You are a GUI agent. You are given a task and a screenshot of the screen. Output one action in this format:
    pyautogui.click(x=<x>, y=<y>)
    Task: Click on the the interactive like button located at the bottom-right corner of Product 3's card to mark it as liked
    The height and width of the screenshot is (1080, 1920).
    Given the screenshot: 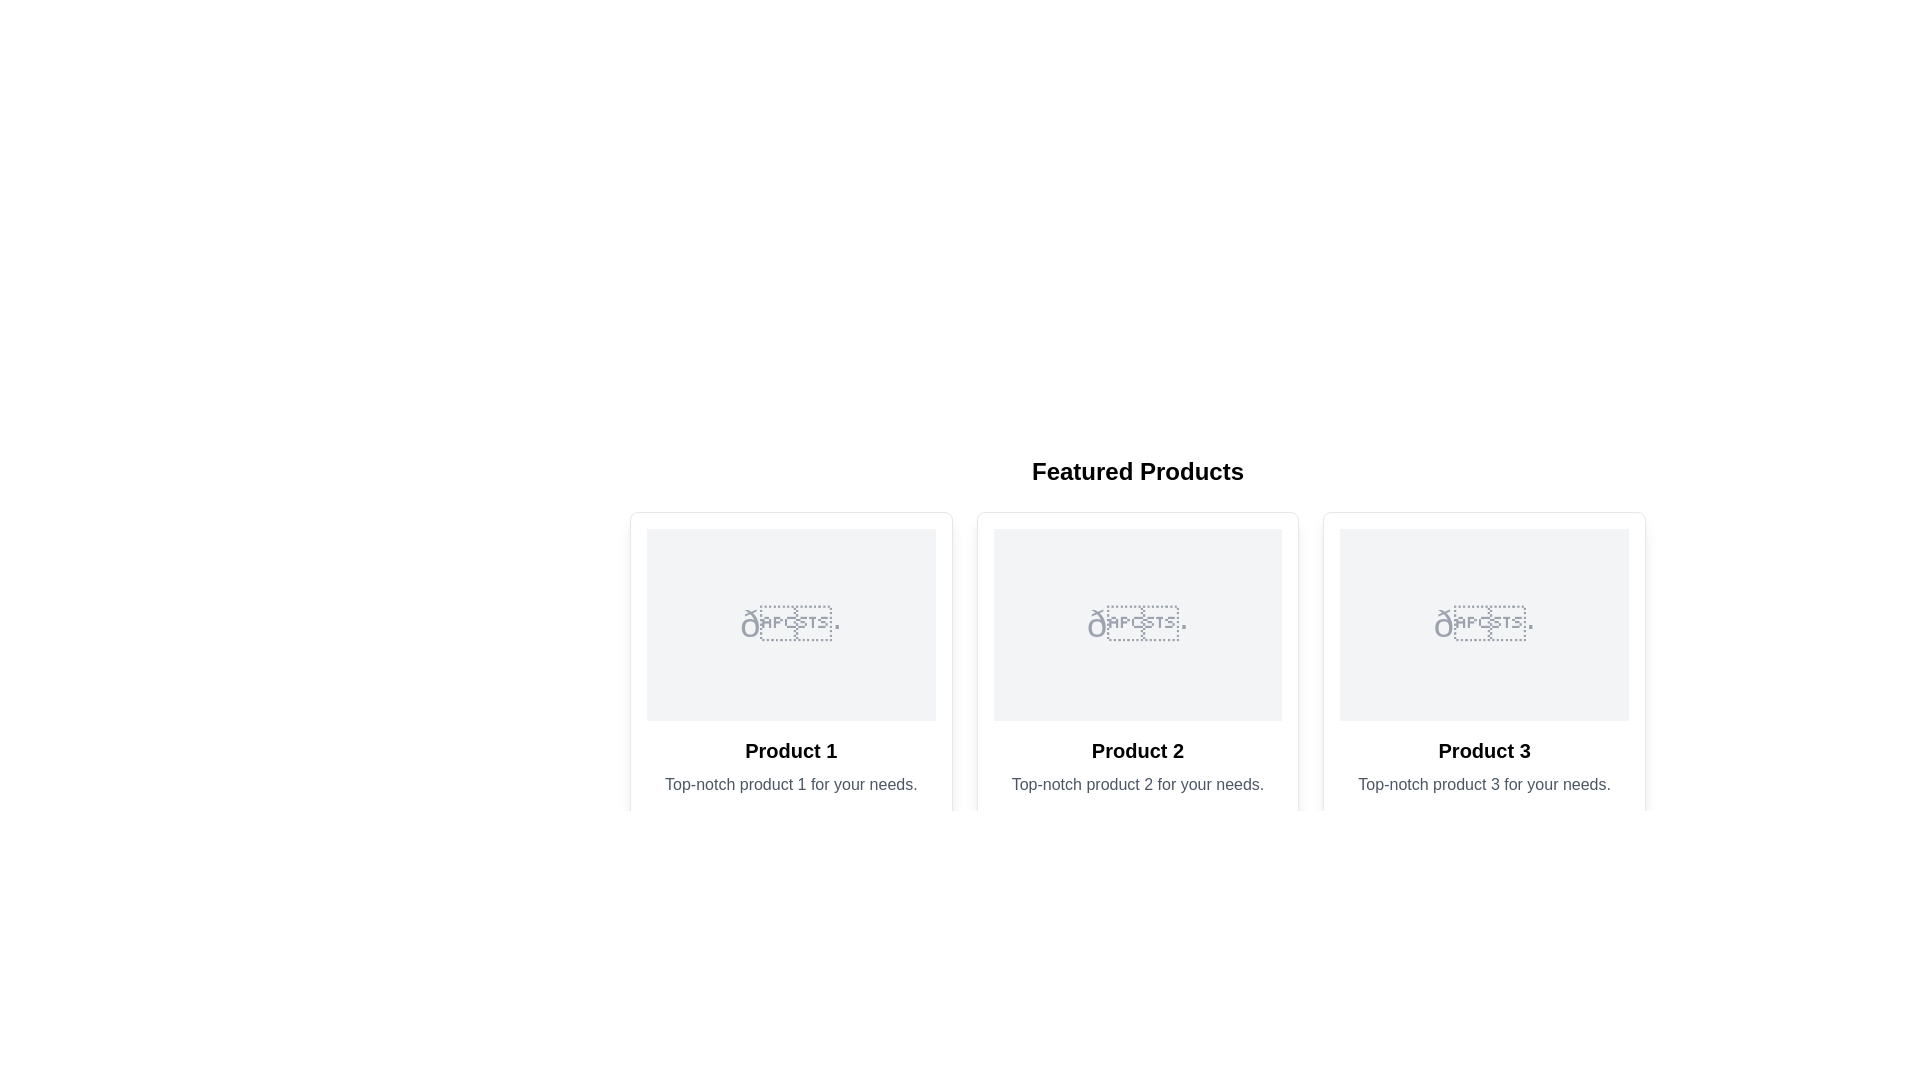 What is the action you would take?
    pyautogui.click(x=1555, y=833)
    